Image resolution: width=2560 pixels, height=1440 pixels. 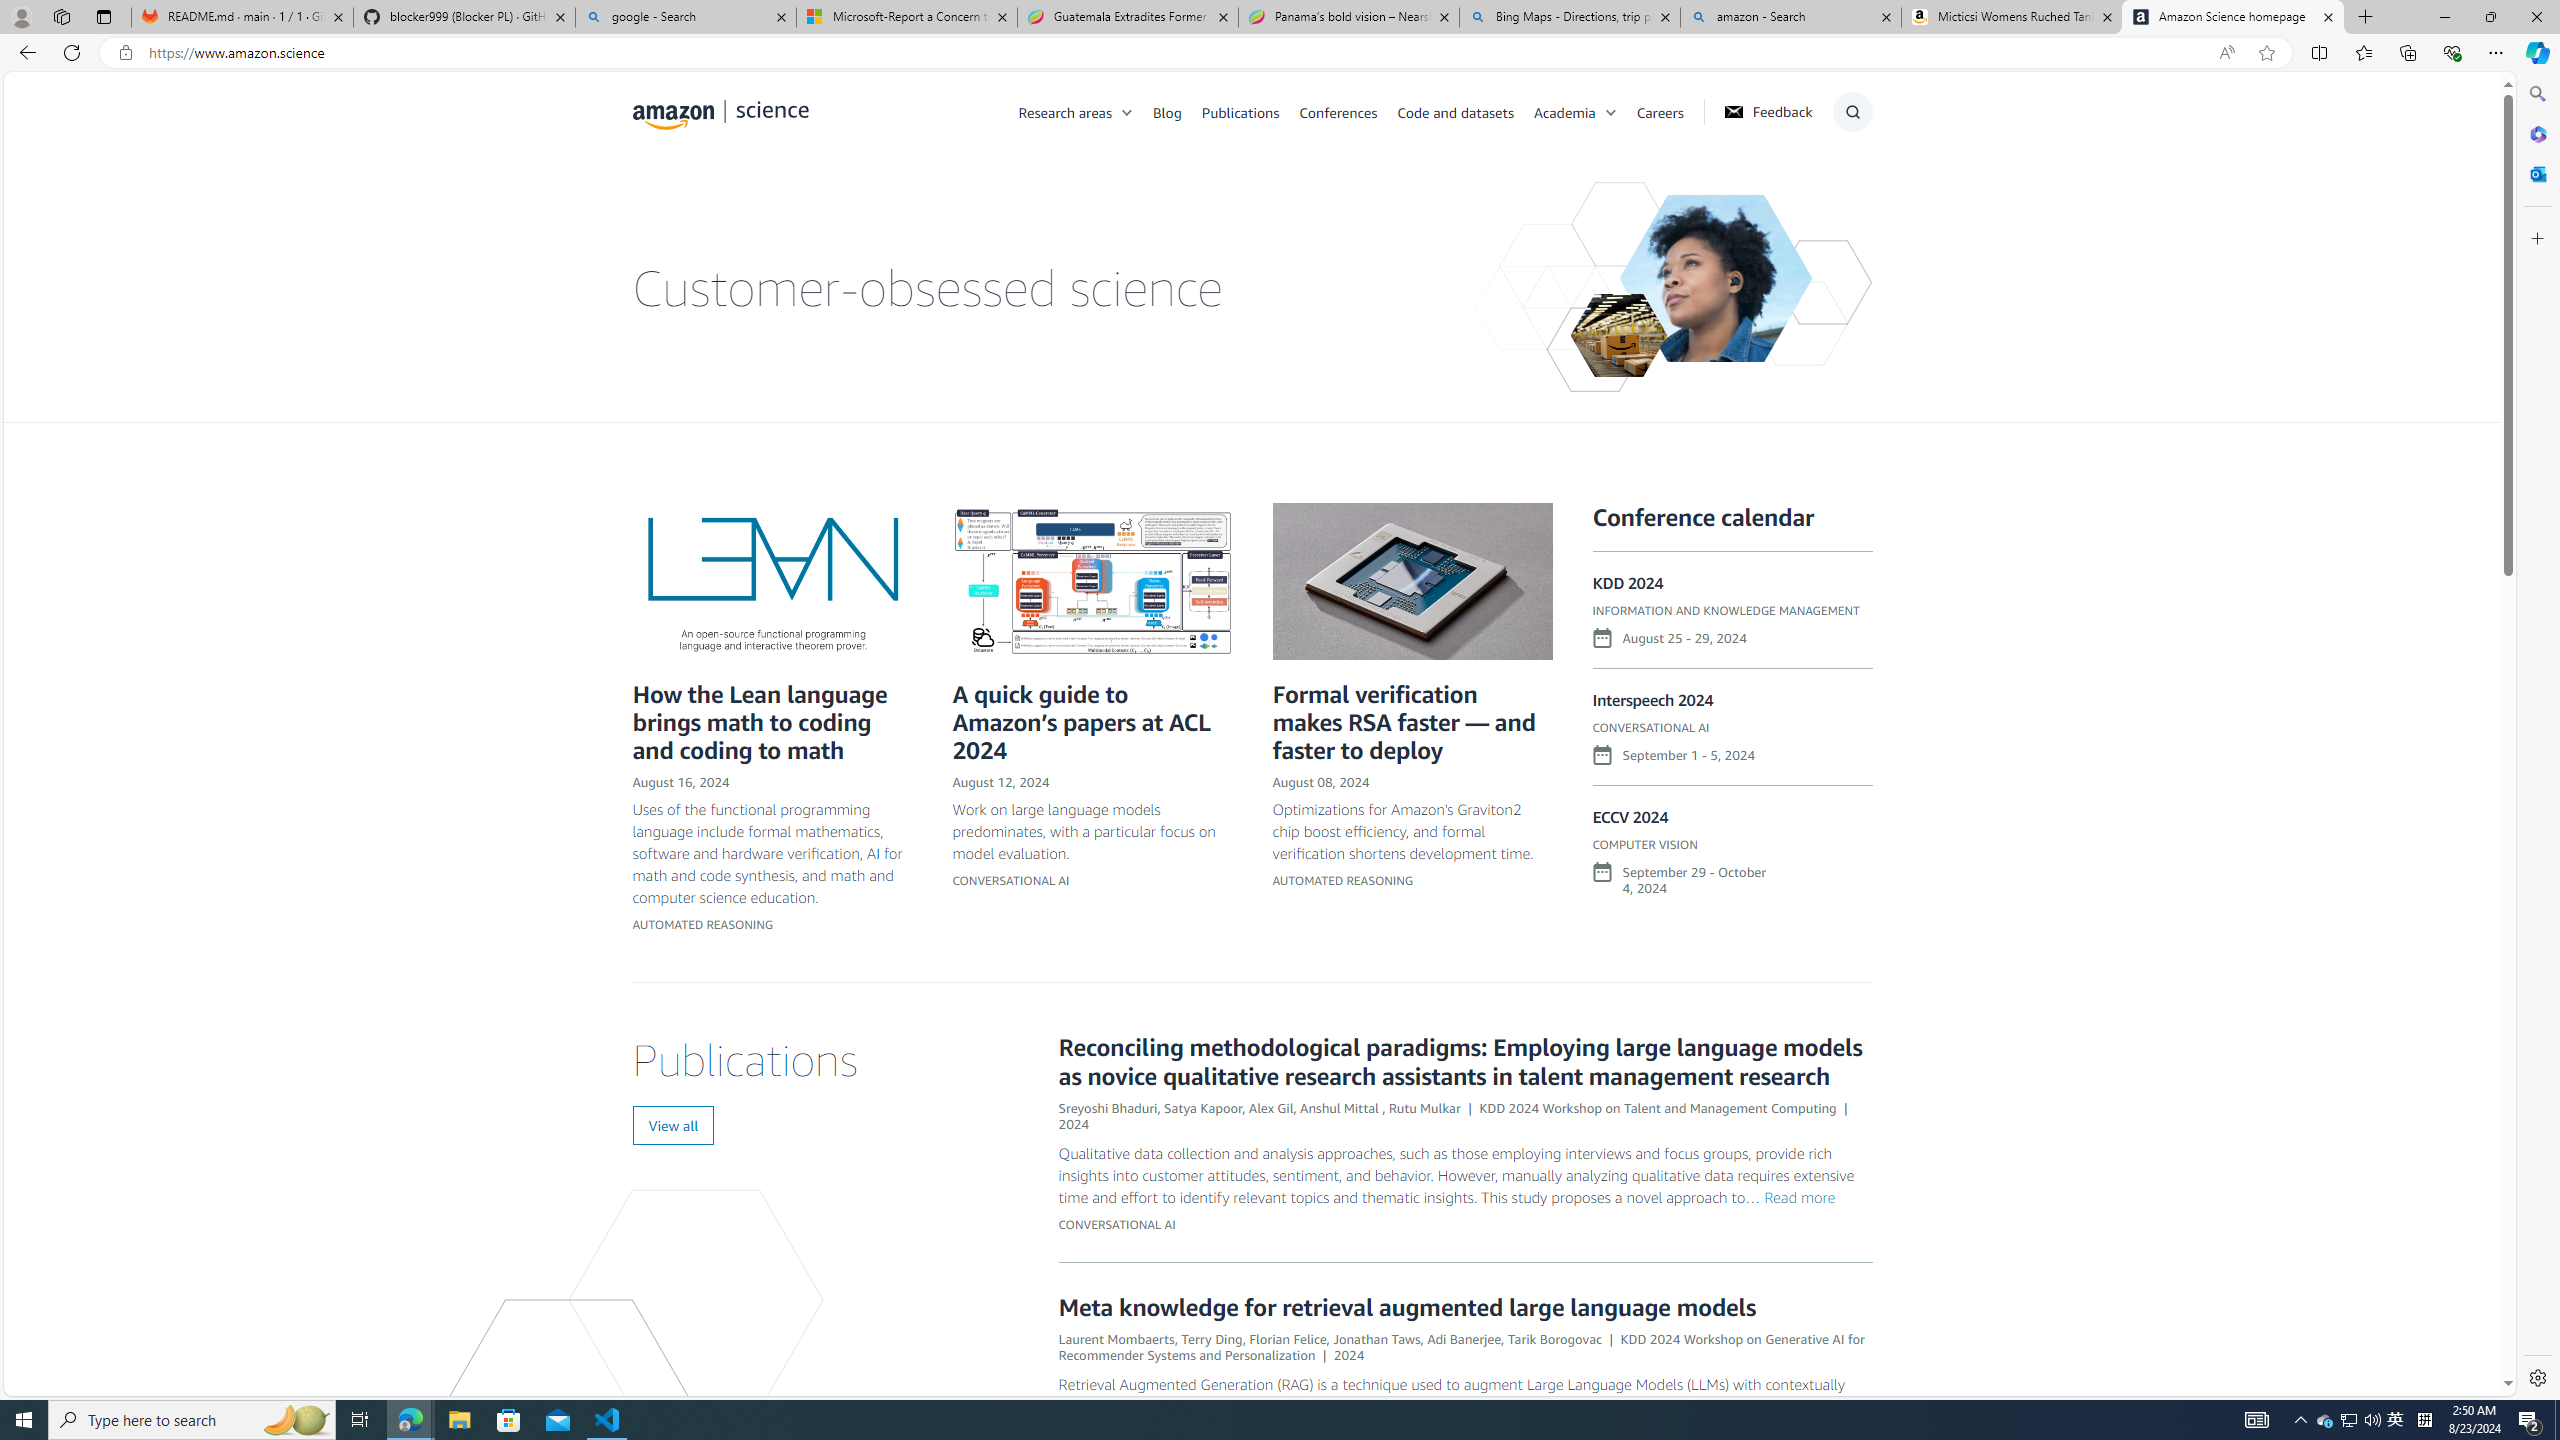 I want to click on 'Adi Banerjee', so click(x=1463, y=1337).